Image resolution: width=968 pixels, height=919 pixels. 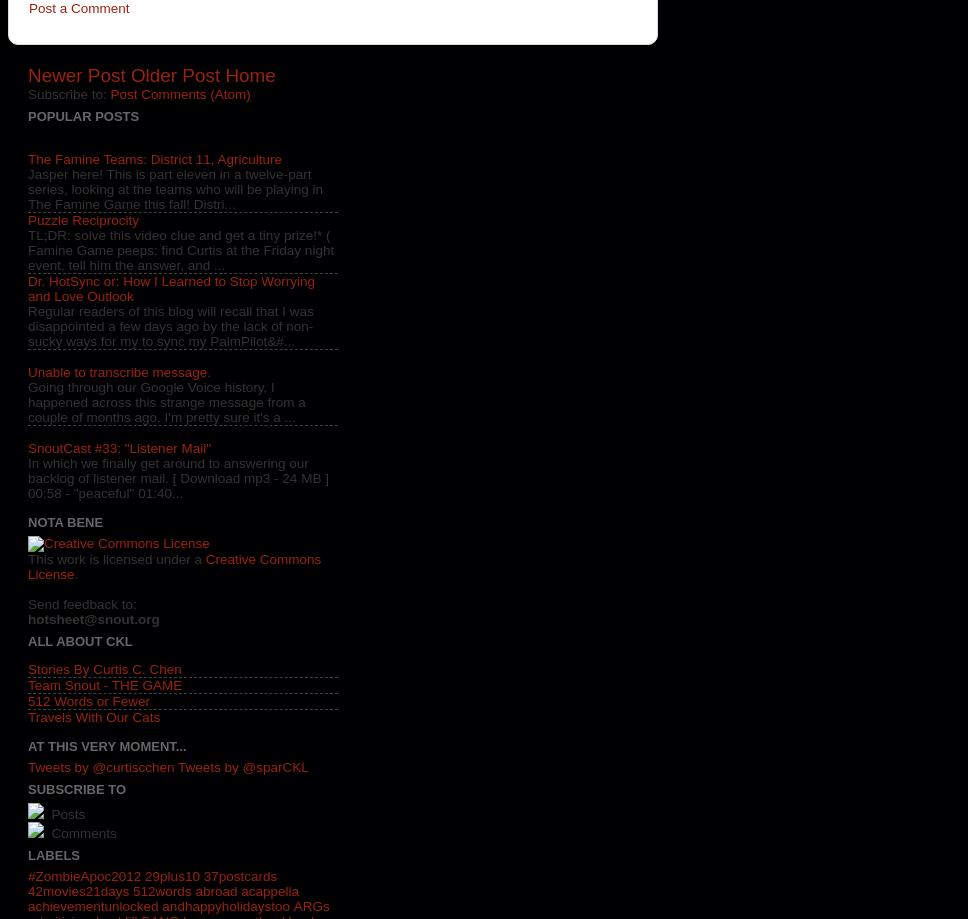 What do you see at coordinates (93, 905) in the screenshot?
I see `'achievementunlocked'` at bounding box center [93, 905].